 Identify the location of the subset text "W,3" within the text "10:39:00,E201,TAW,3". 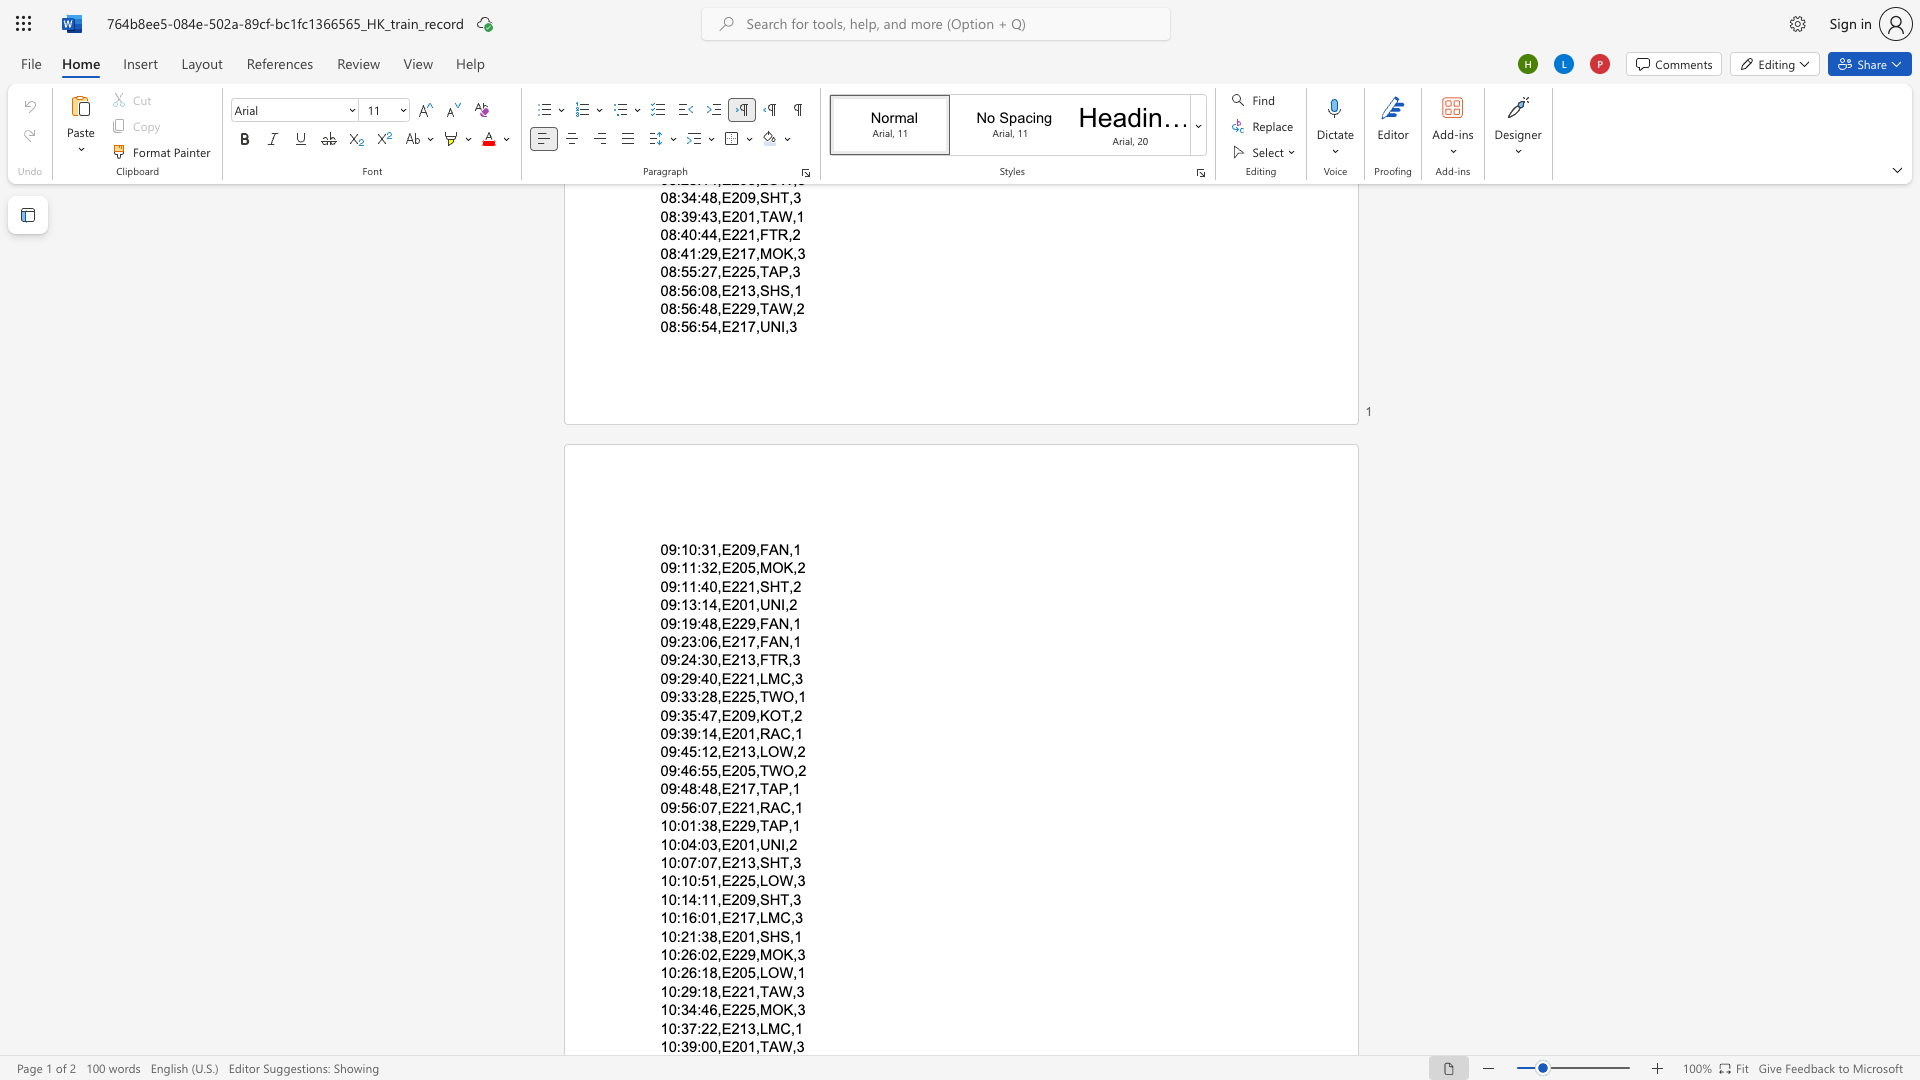
(777, 1045).